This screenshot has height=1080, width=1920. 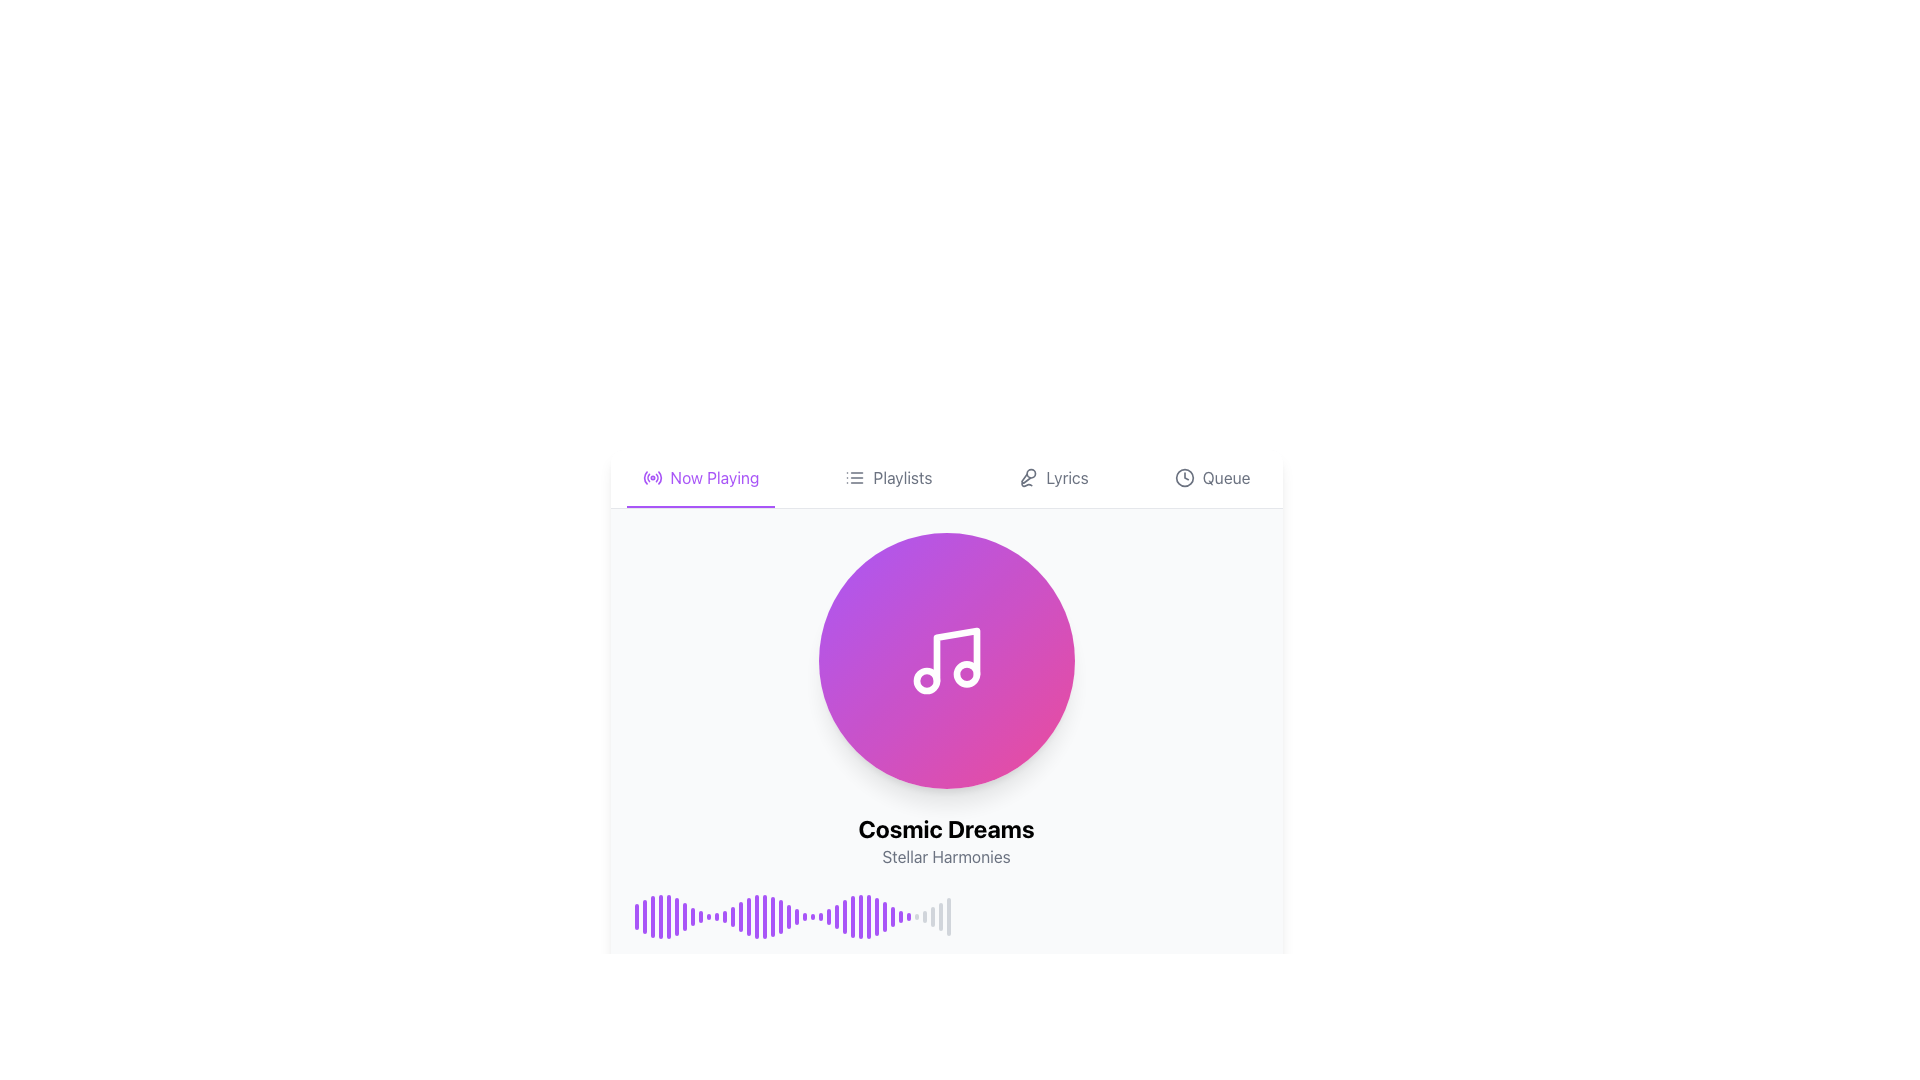 What do you see at coordinates (820, 917) in the screenshot?
I see `the visual representation of the 25th Waveform bar in the waveform visualization, which indicates audio dynamics` at bounding box center [820, 917].